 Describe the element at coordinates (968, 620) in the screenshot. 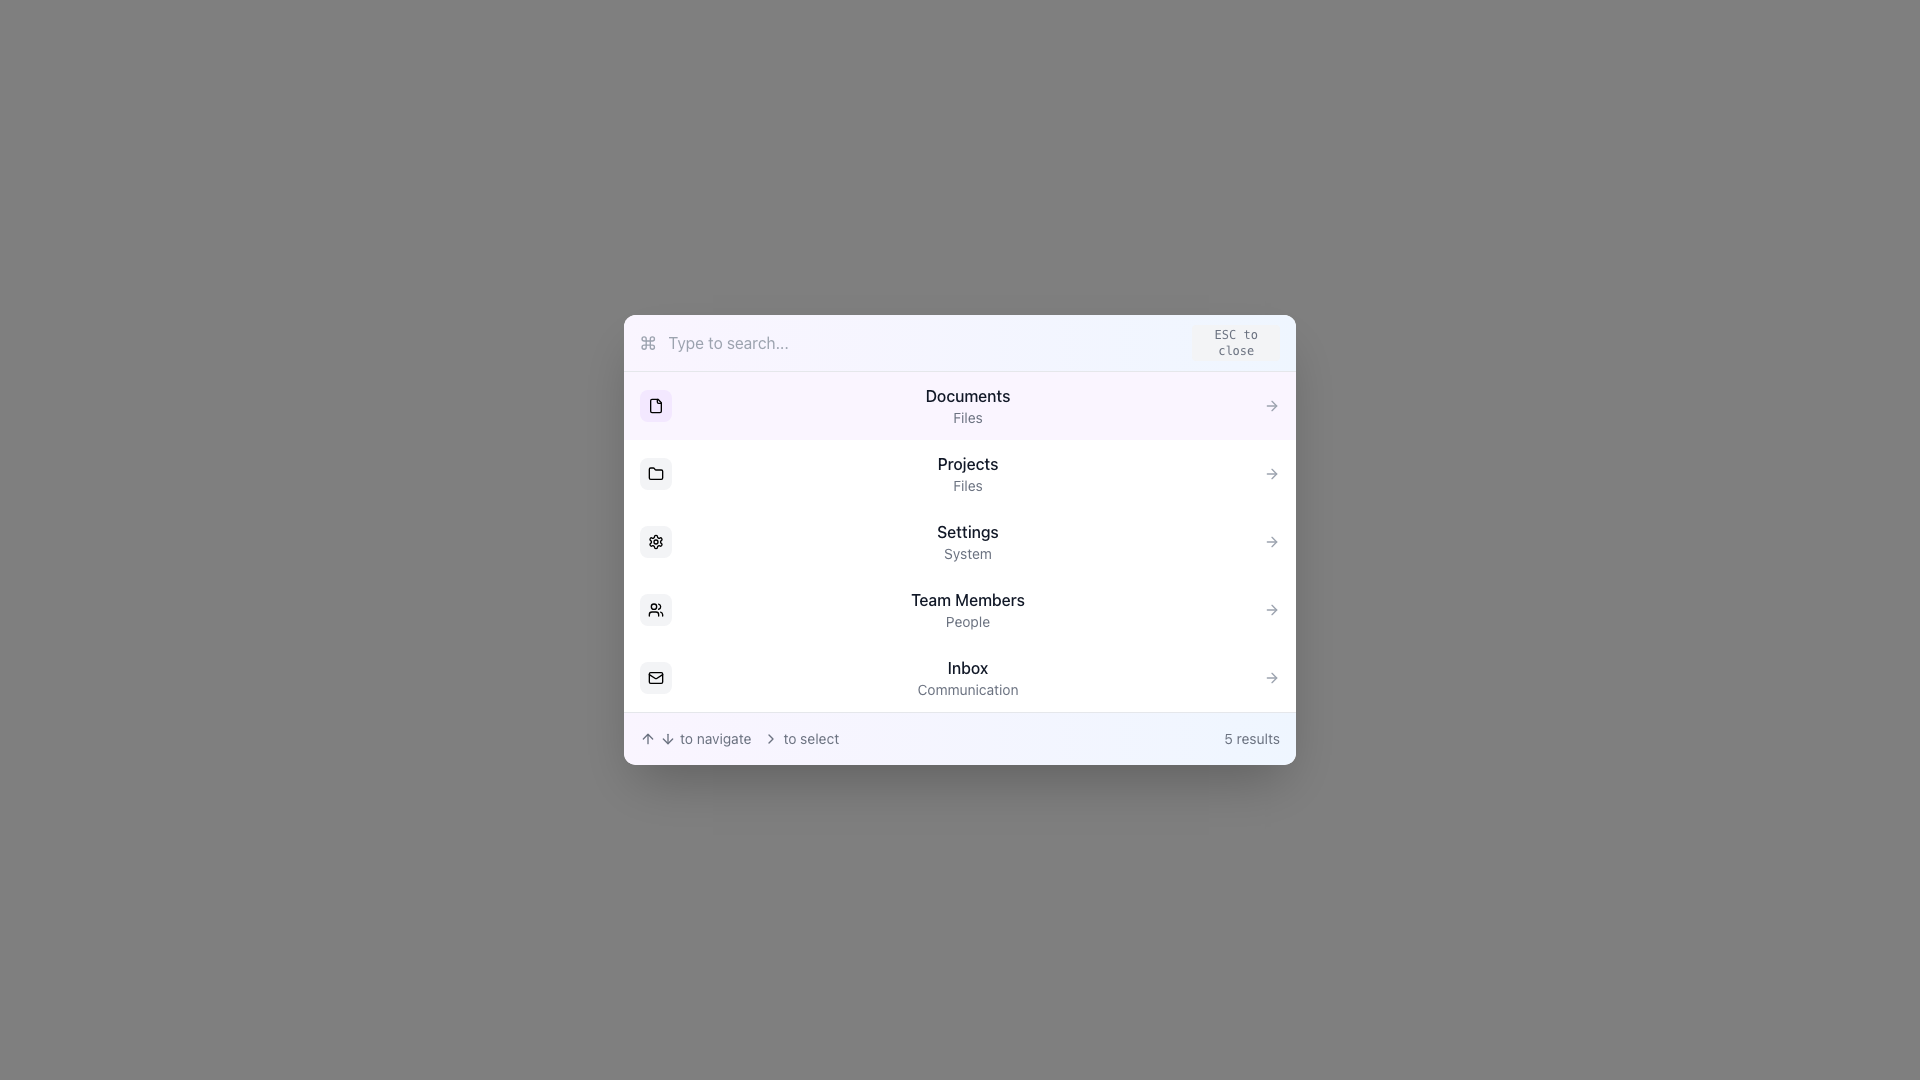

I see `the Text Label that provides contextual information for the 'Team Members' section, which is the second item below the title 'Team Members'` at that location.